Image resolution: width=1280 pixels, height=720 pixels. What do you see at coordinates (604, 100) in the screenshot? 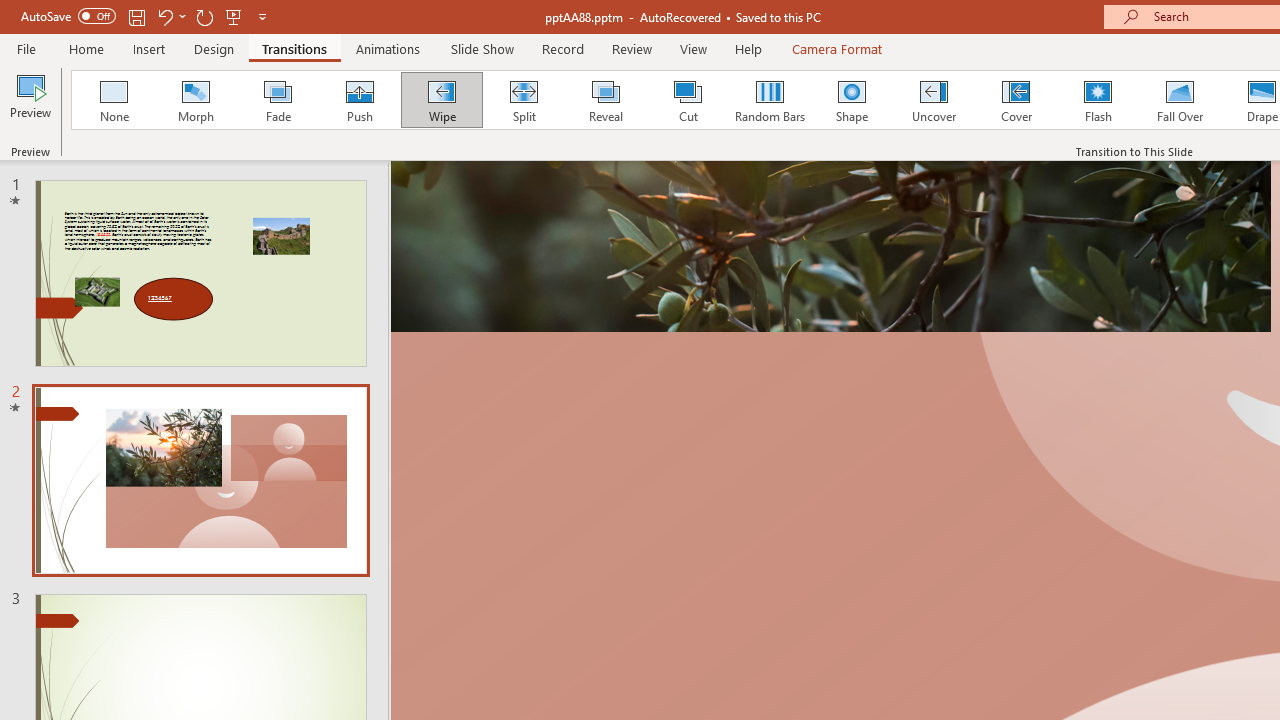
I see `'Reveal'` at bounding box center [604, 100].